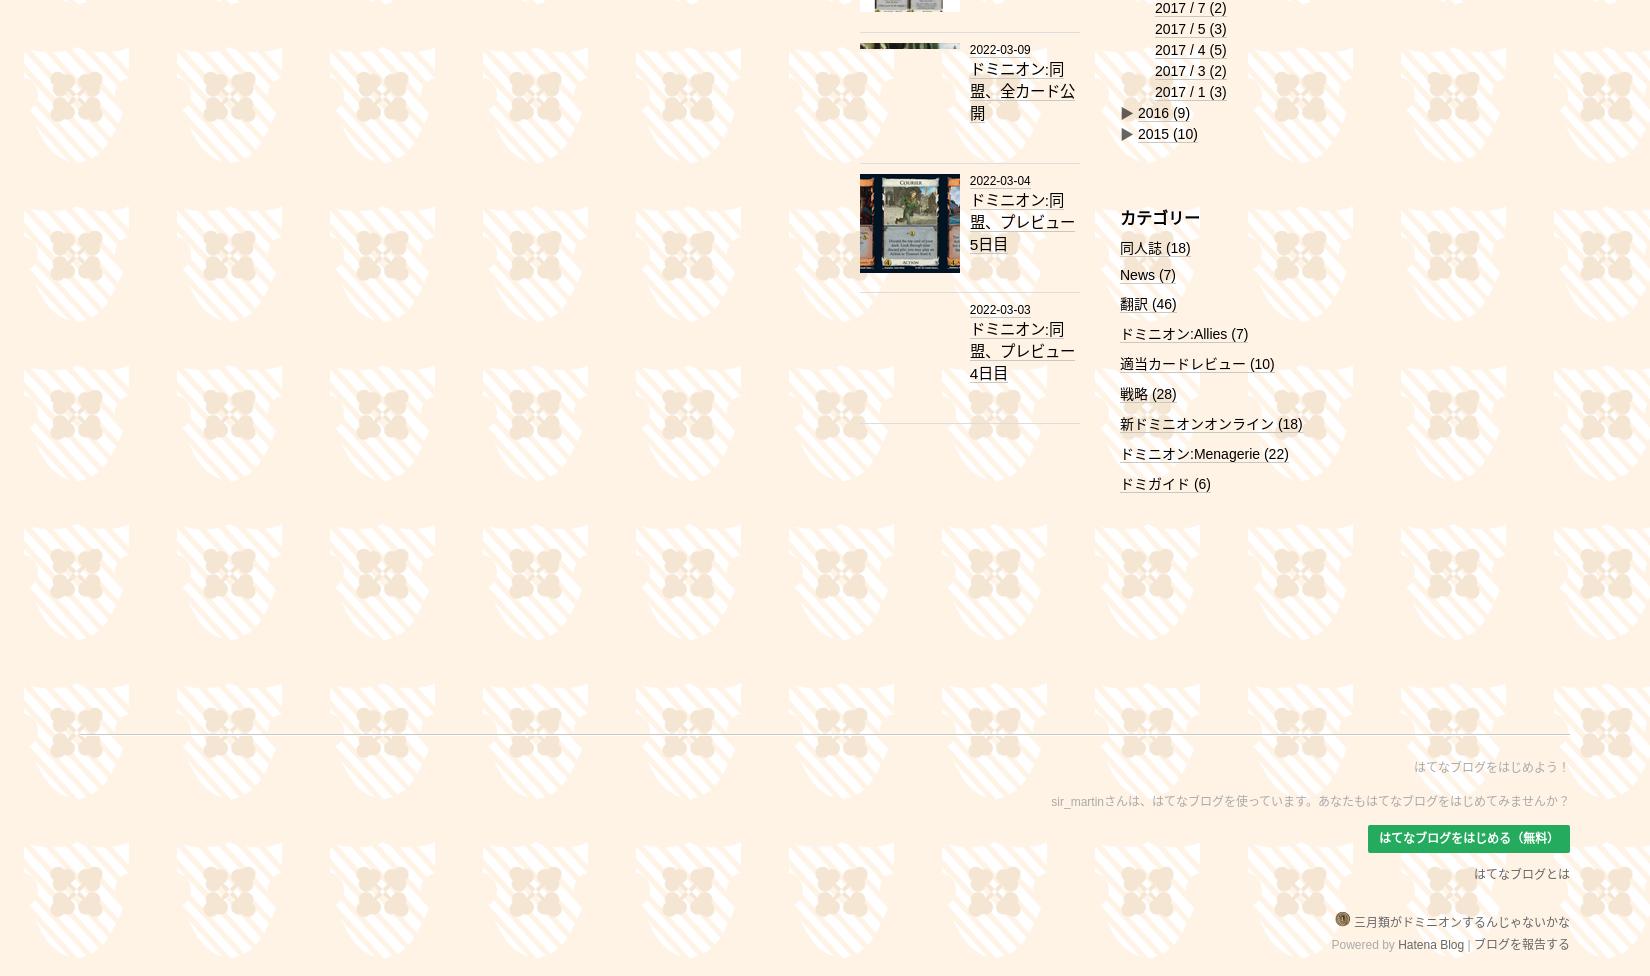  I want to click on 'ドミニオン:同盟、プレビュー4日目', so click(1021, 351).